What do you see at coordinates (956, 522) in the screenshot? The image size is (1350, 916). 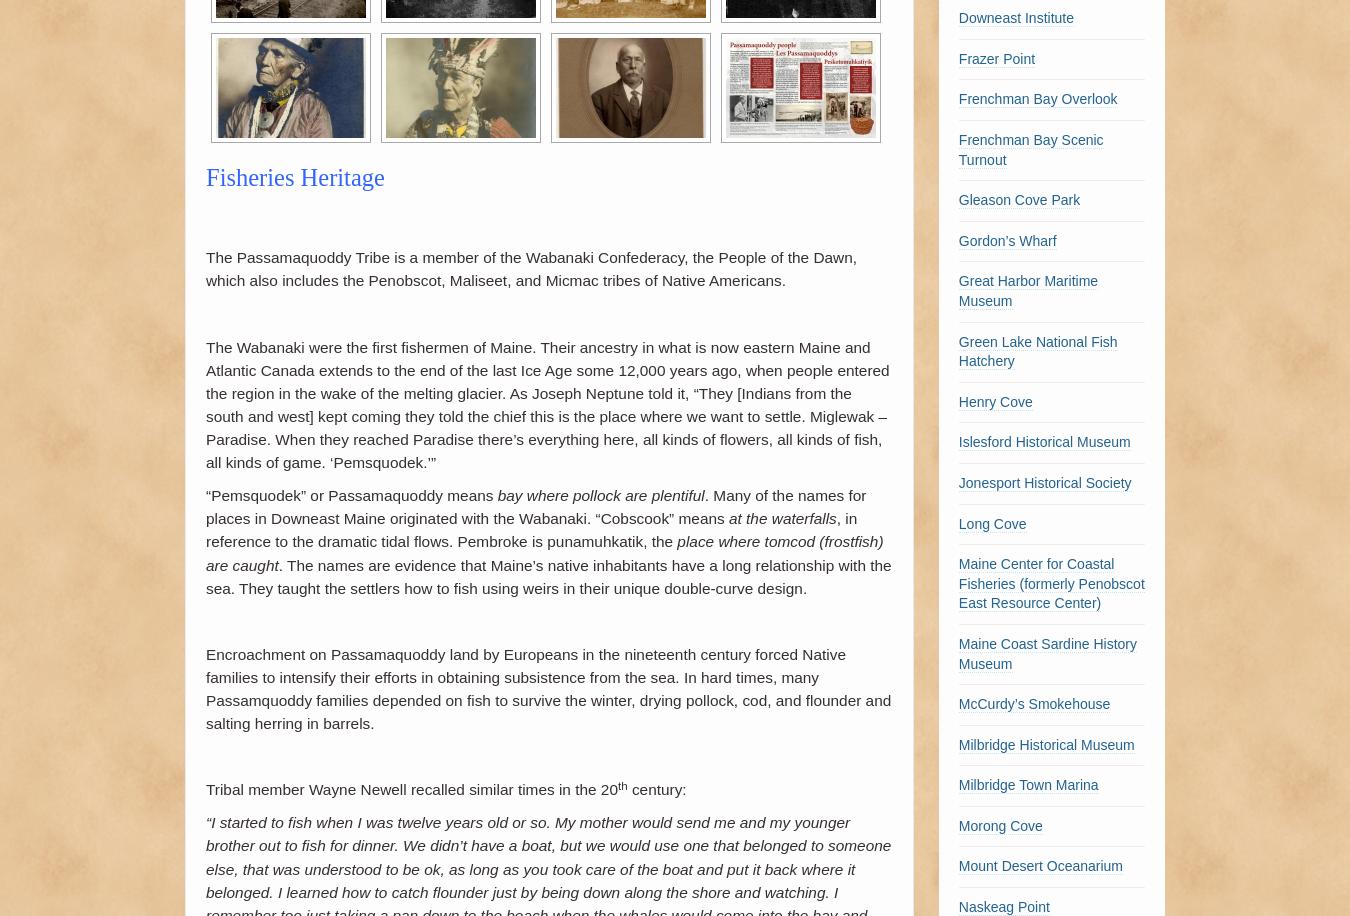 I see `'Long Cove'` at bounding box center [956, 522].